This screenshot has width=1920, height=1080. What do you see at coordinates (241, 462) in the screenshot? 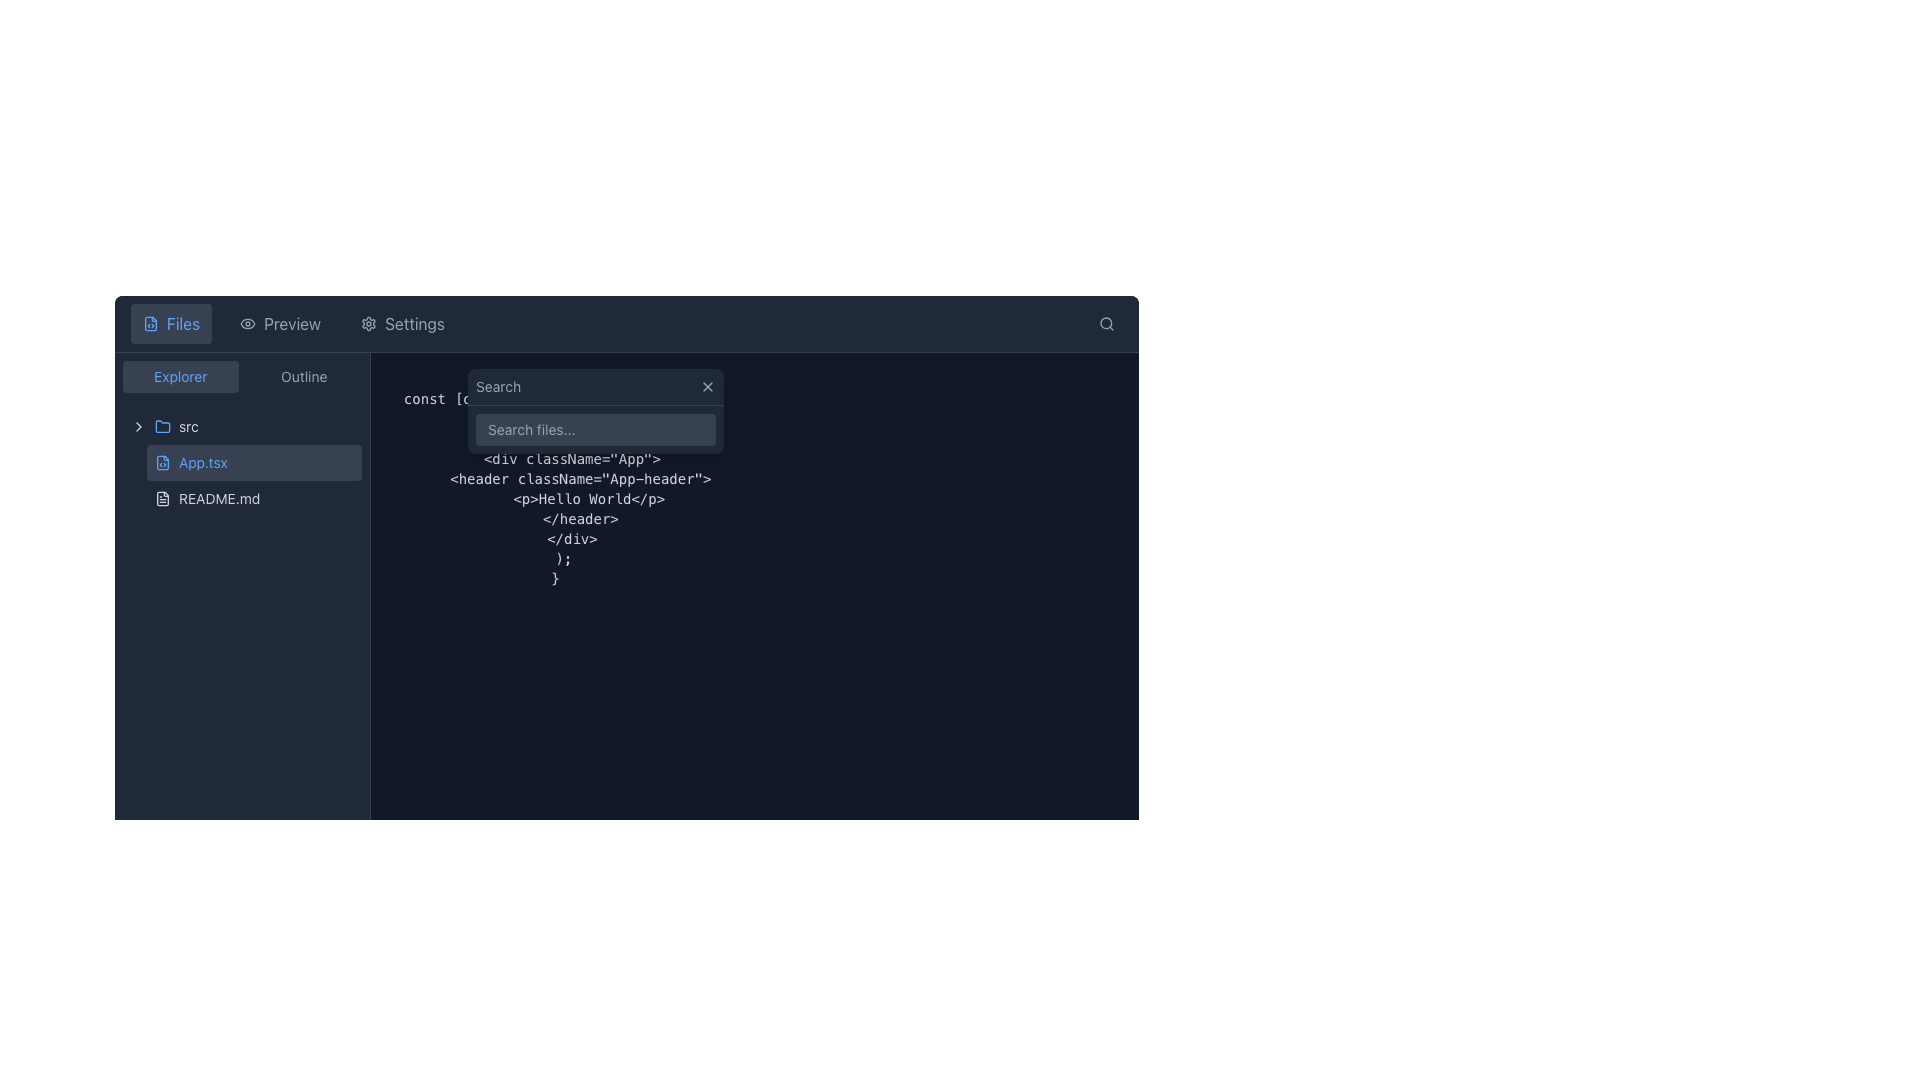
I see `the highlighted file entry 'App.tsx' in the navigation panel` at bounding box center [241, 462].